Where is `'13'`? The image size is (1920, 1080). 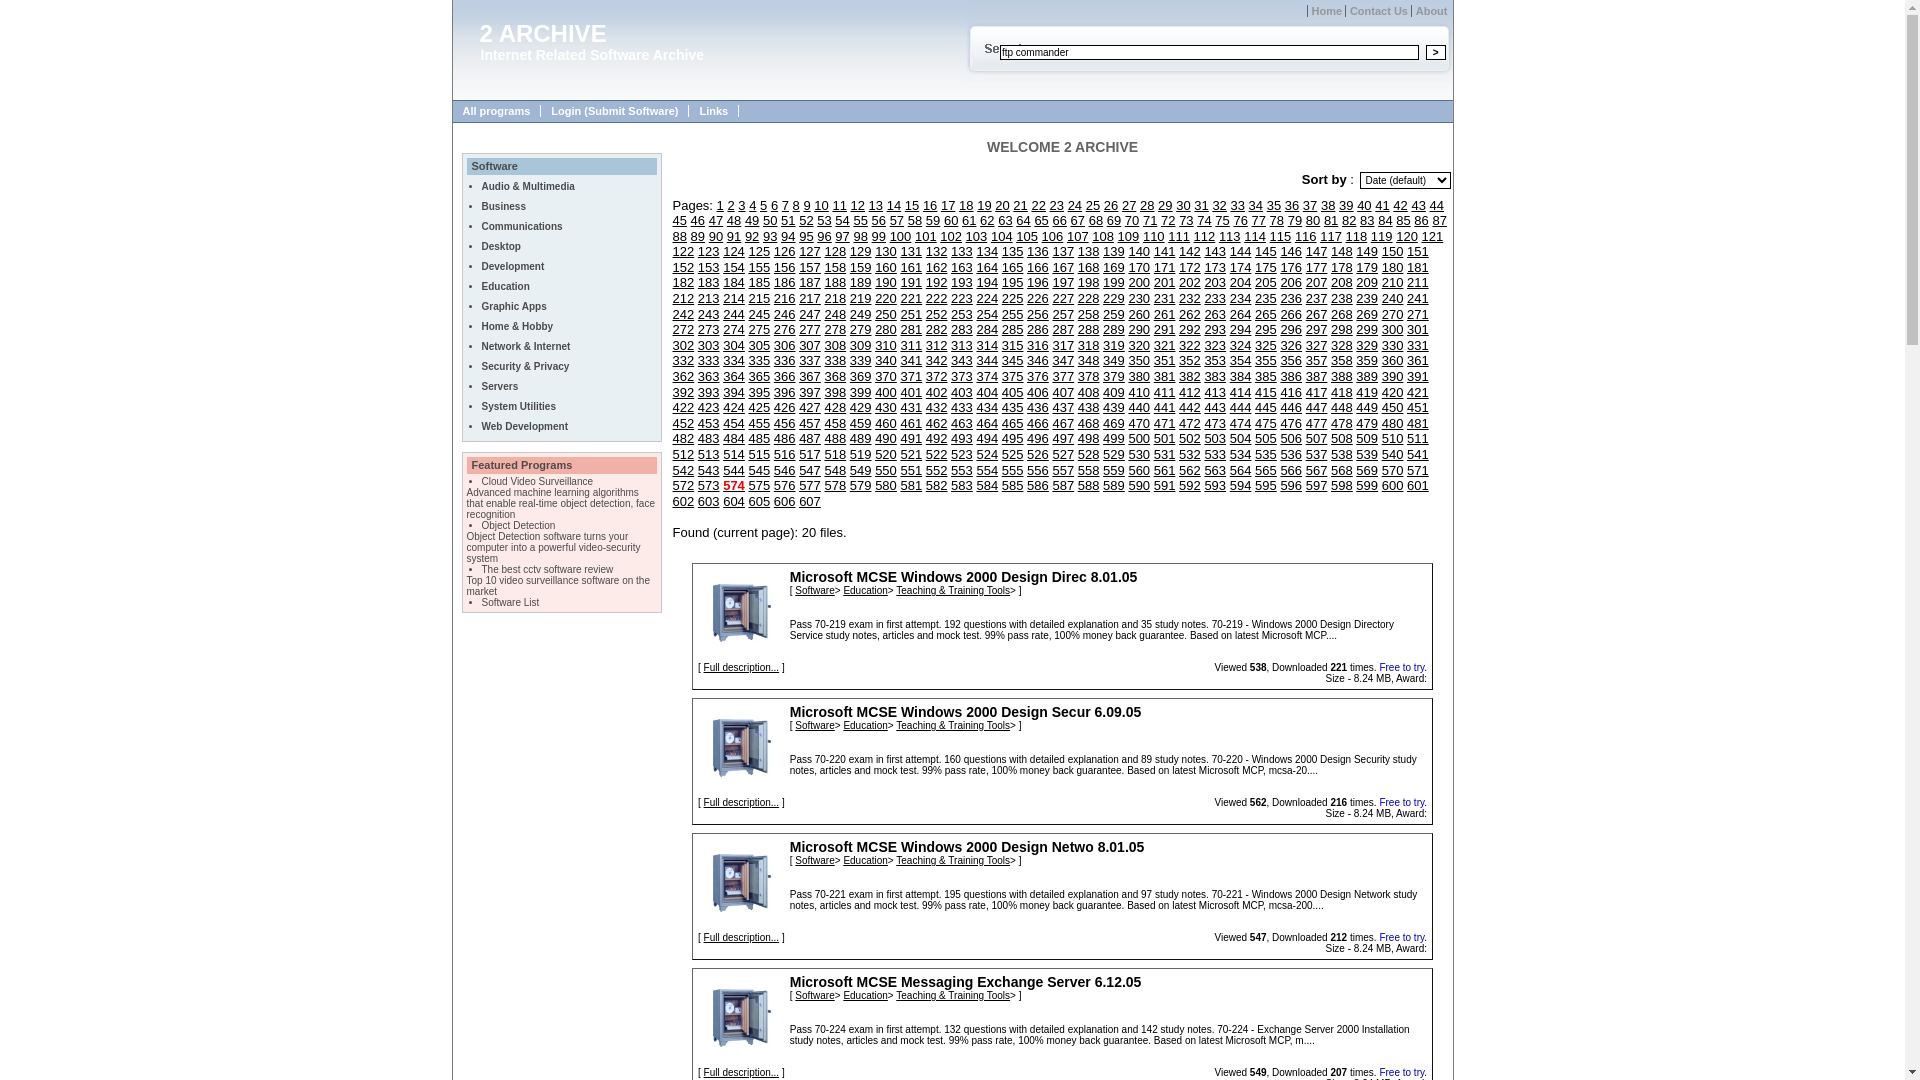 '13' is located at coordinates (875, 205).